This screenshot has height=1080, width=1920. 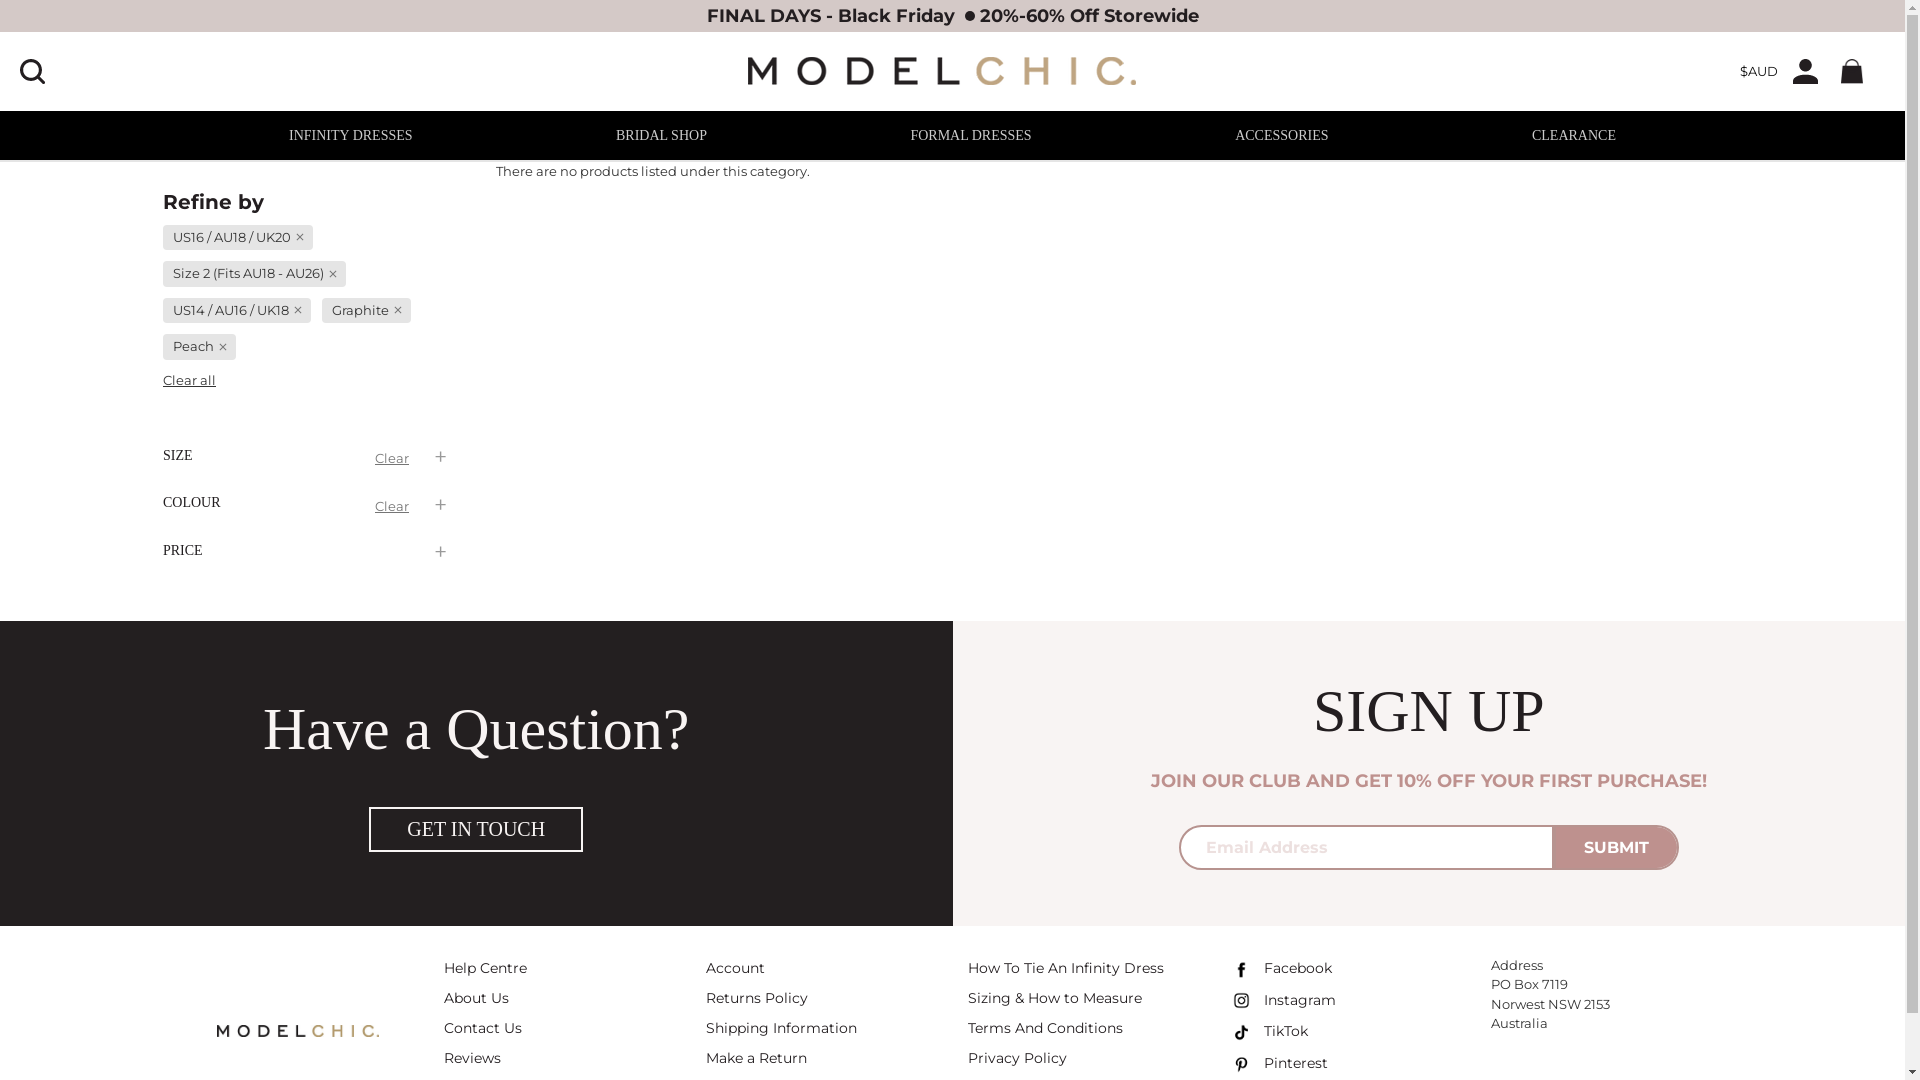 What do you see at coordinates (392, 505) in the screenshot?
I see `'Clear'` at bounding box center [392, 505].